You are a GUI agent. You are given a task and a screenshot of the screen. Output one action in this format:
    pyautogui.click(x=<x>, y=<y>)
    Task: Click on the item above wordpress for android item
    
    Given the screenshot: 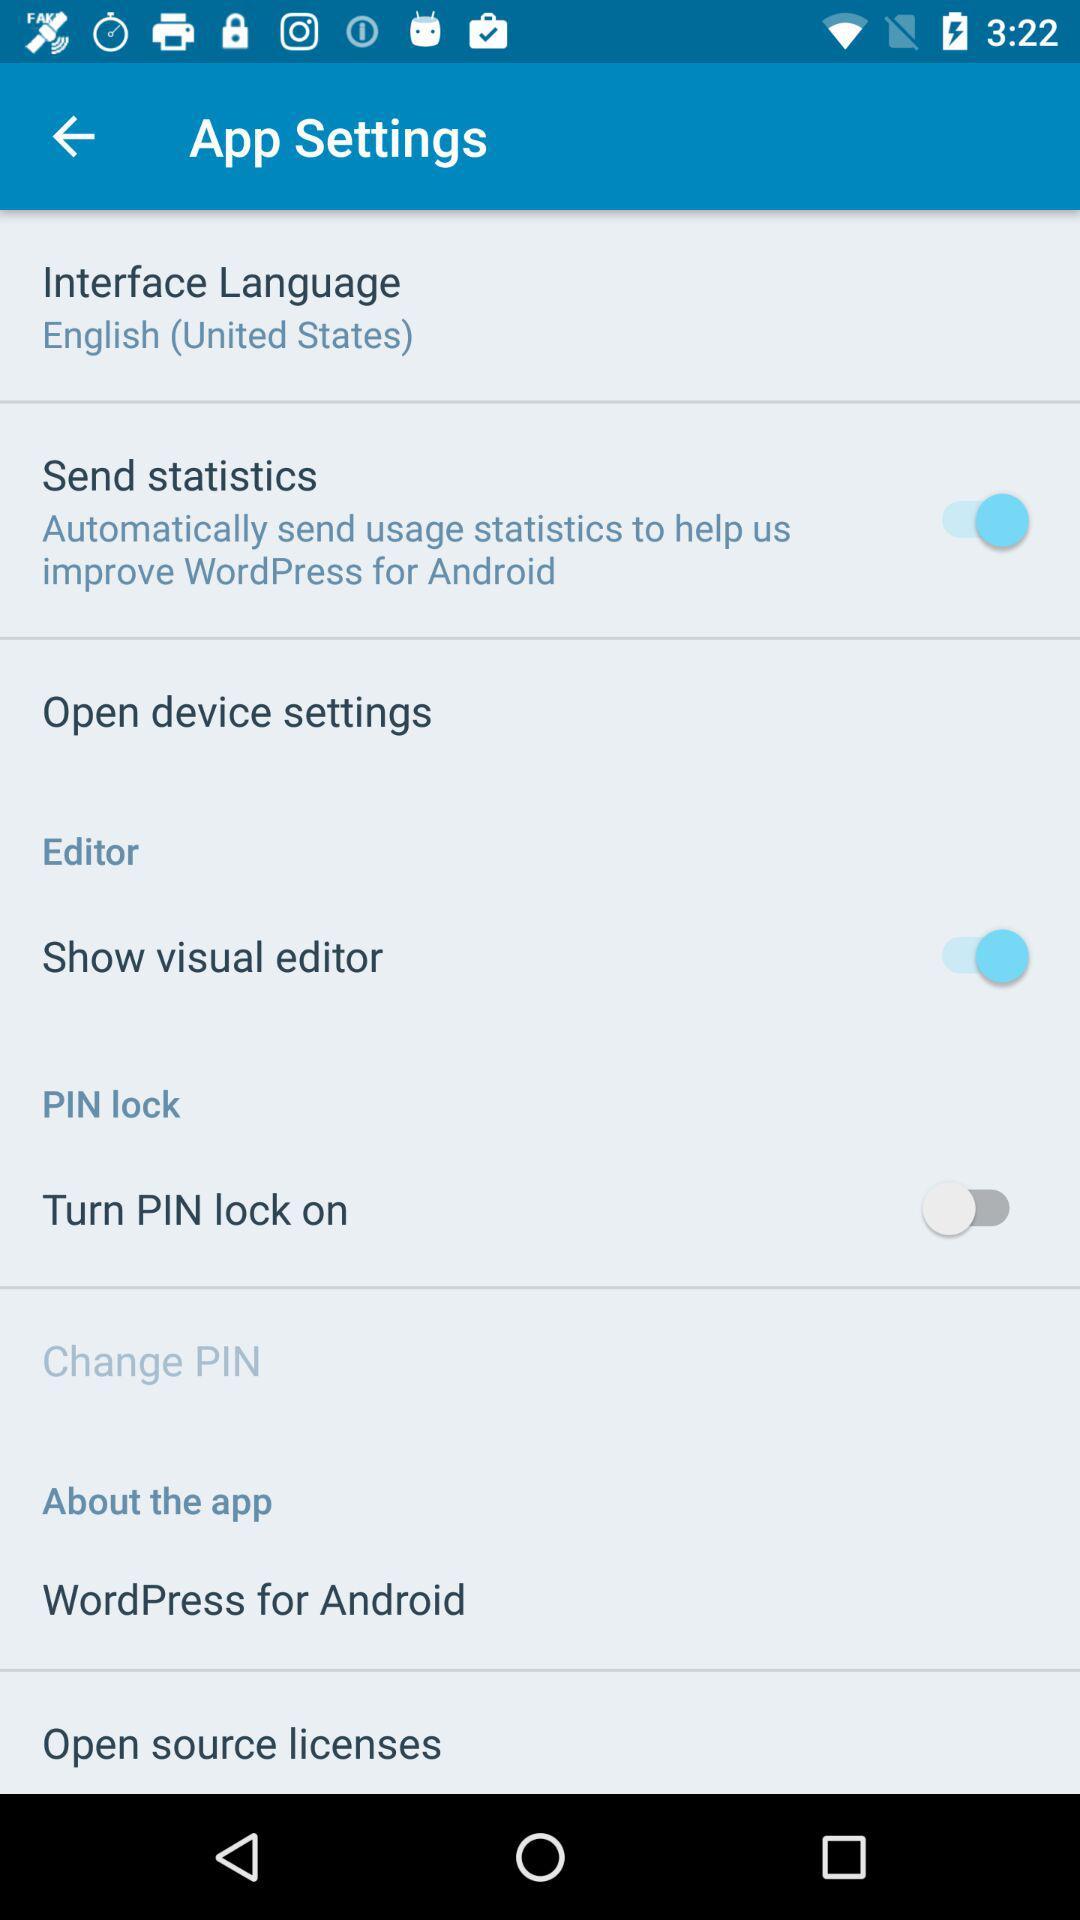 What is the action you would take?
    pyautogui.click(x=156, y=1499)
    